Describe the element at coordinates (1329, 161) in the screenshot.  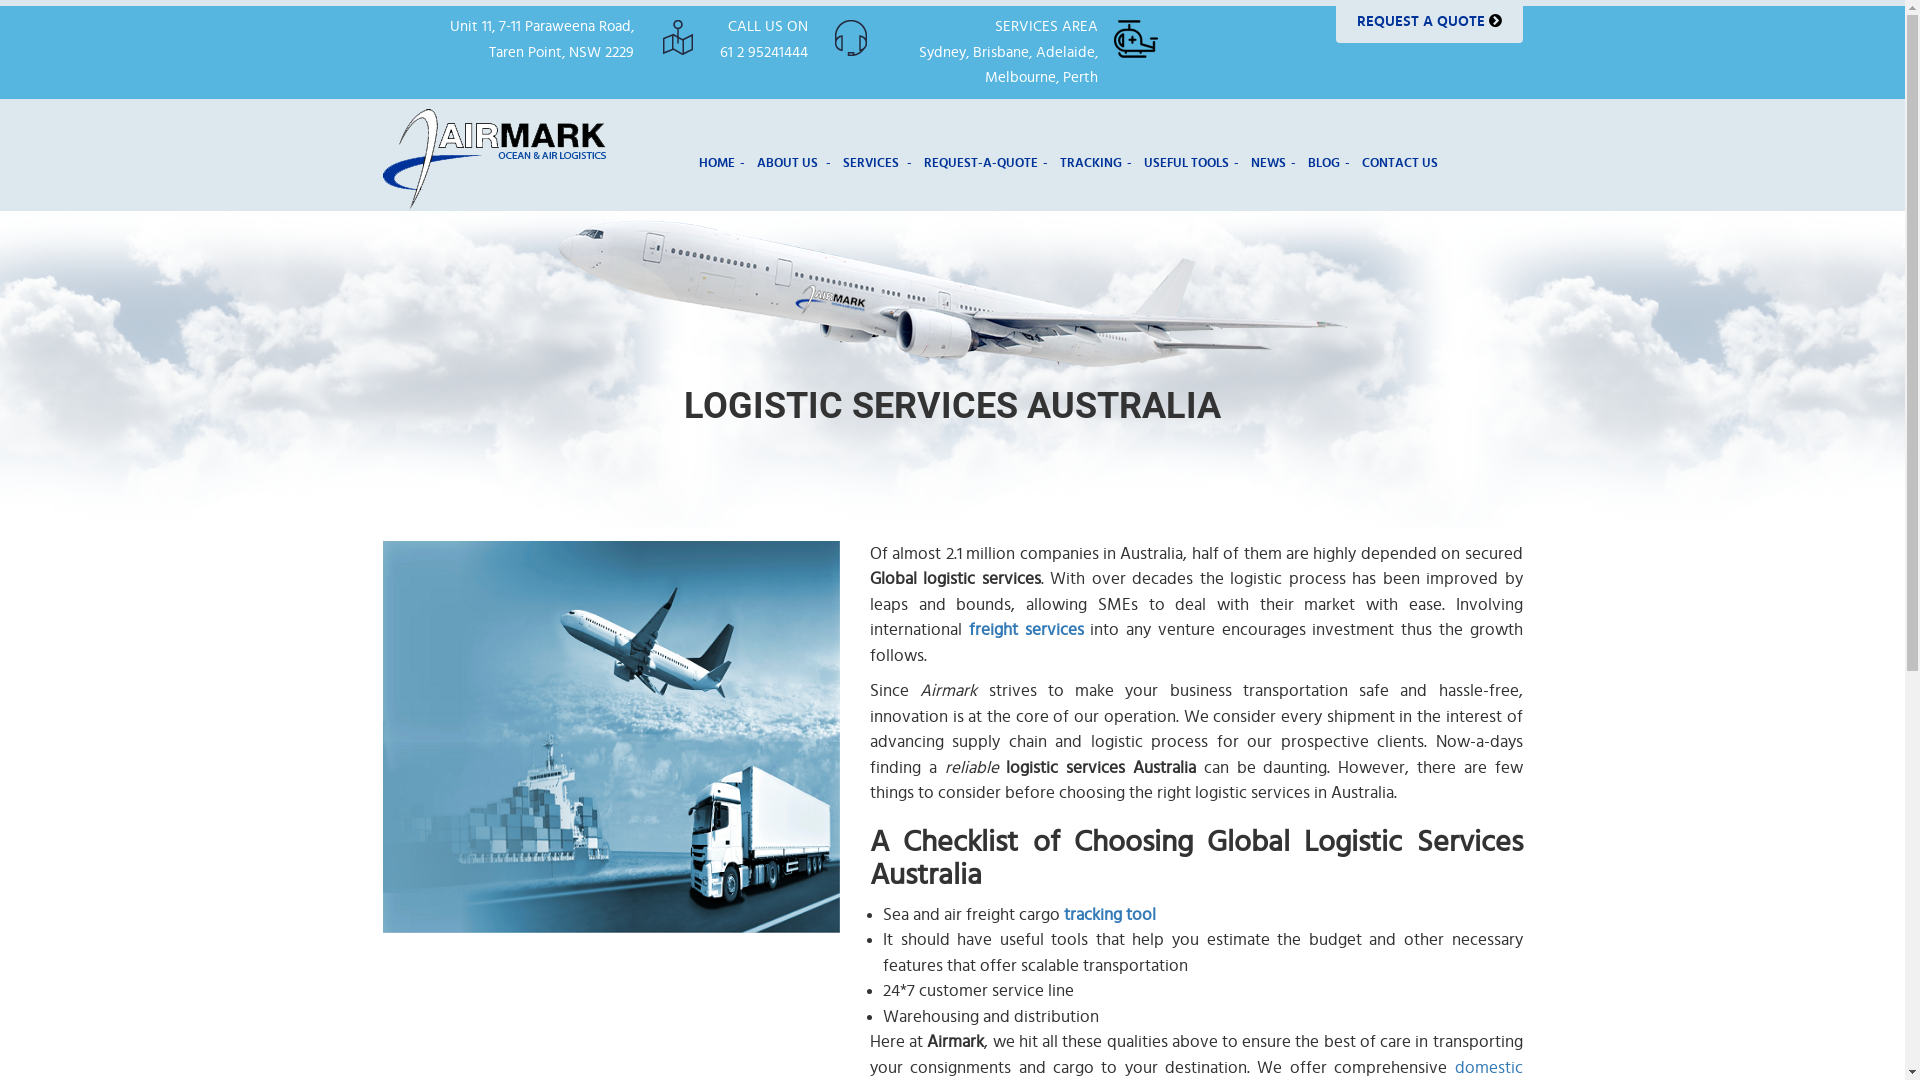
I see `'BLOG'` at that location.